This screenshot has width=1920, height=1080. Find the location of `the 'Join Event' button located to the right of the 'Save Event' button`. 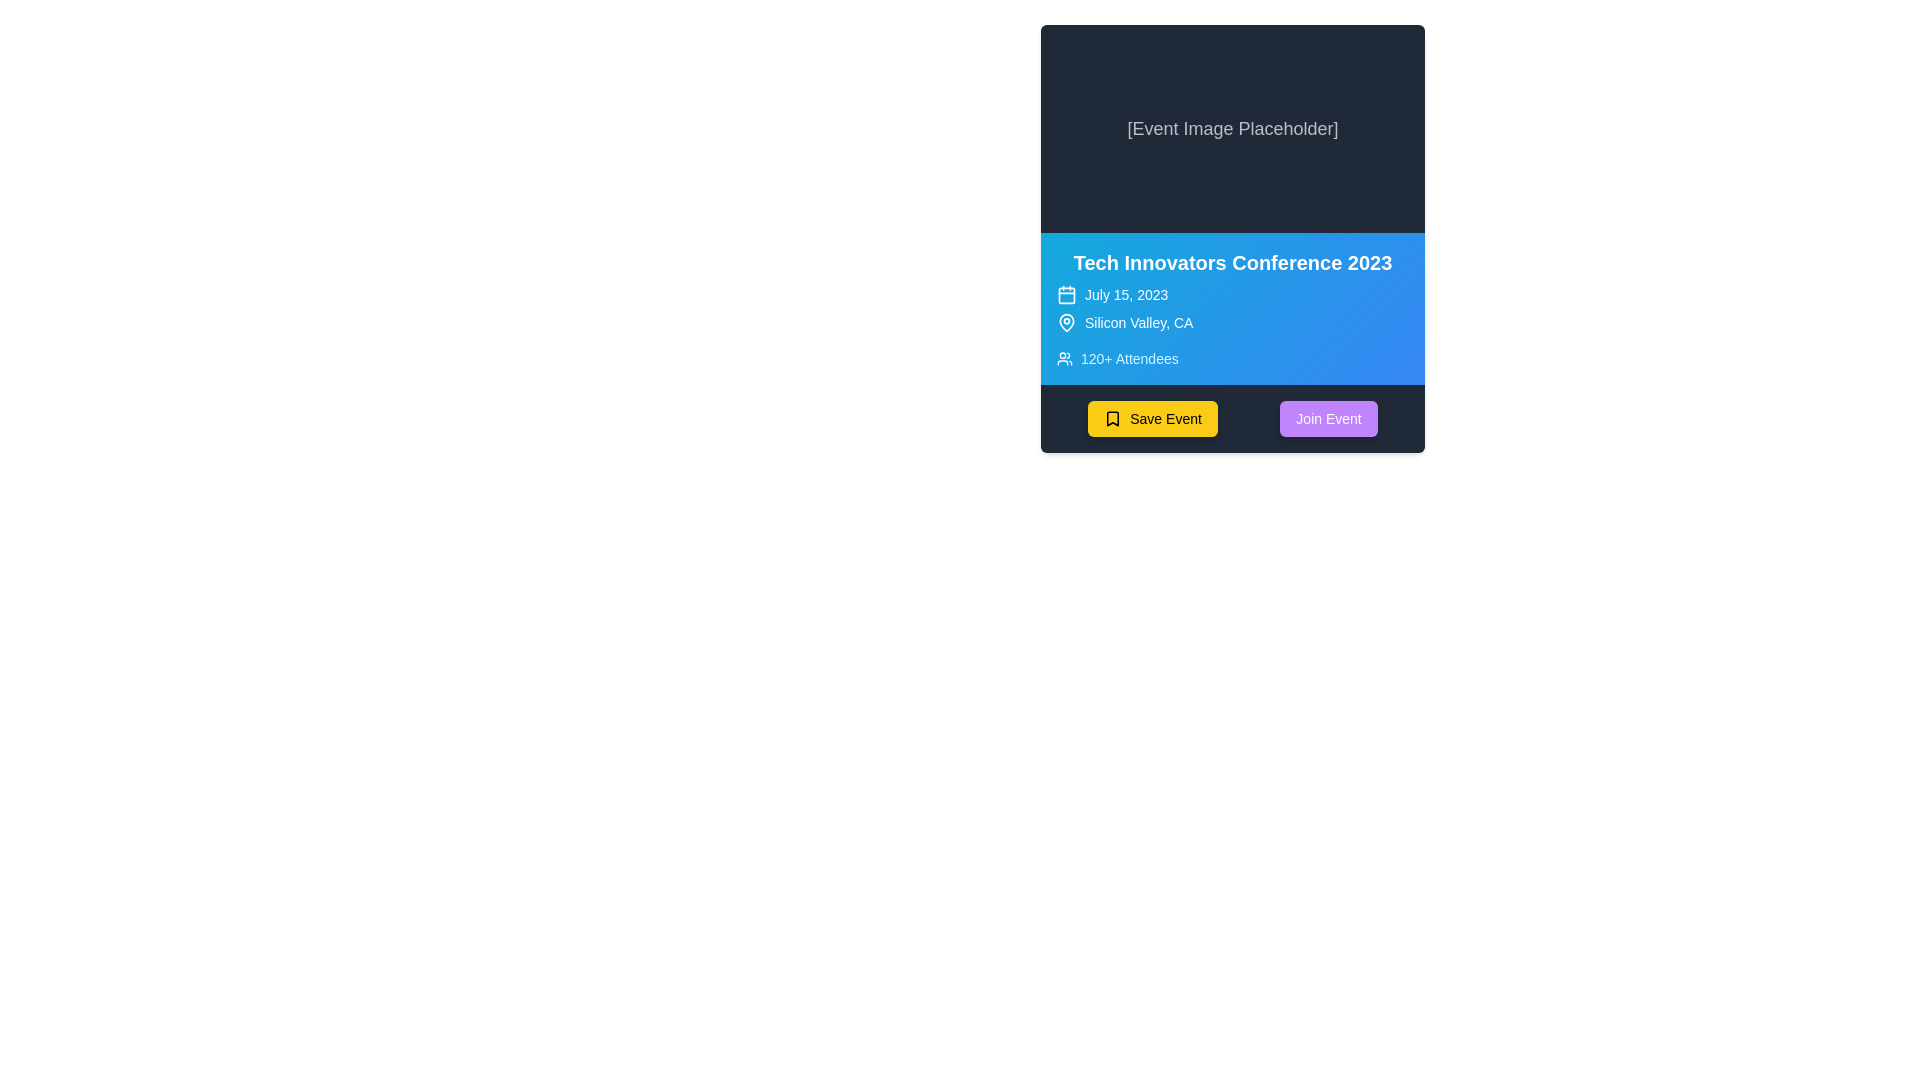

the 'Join Event' button located to the right of the 'Save Event' button is located at coordinates (1329, 418).